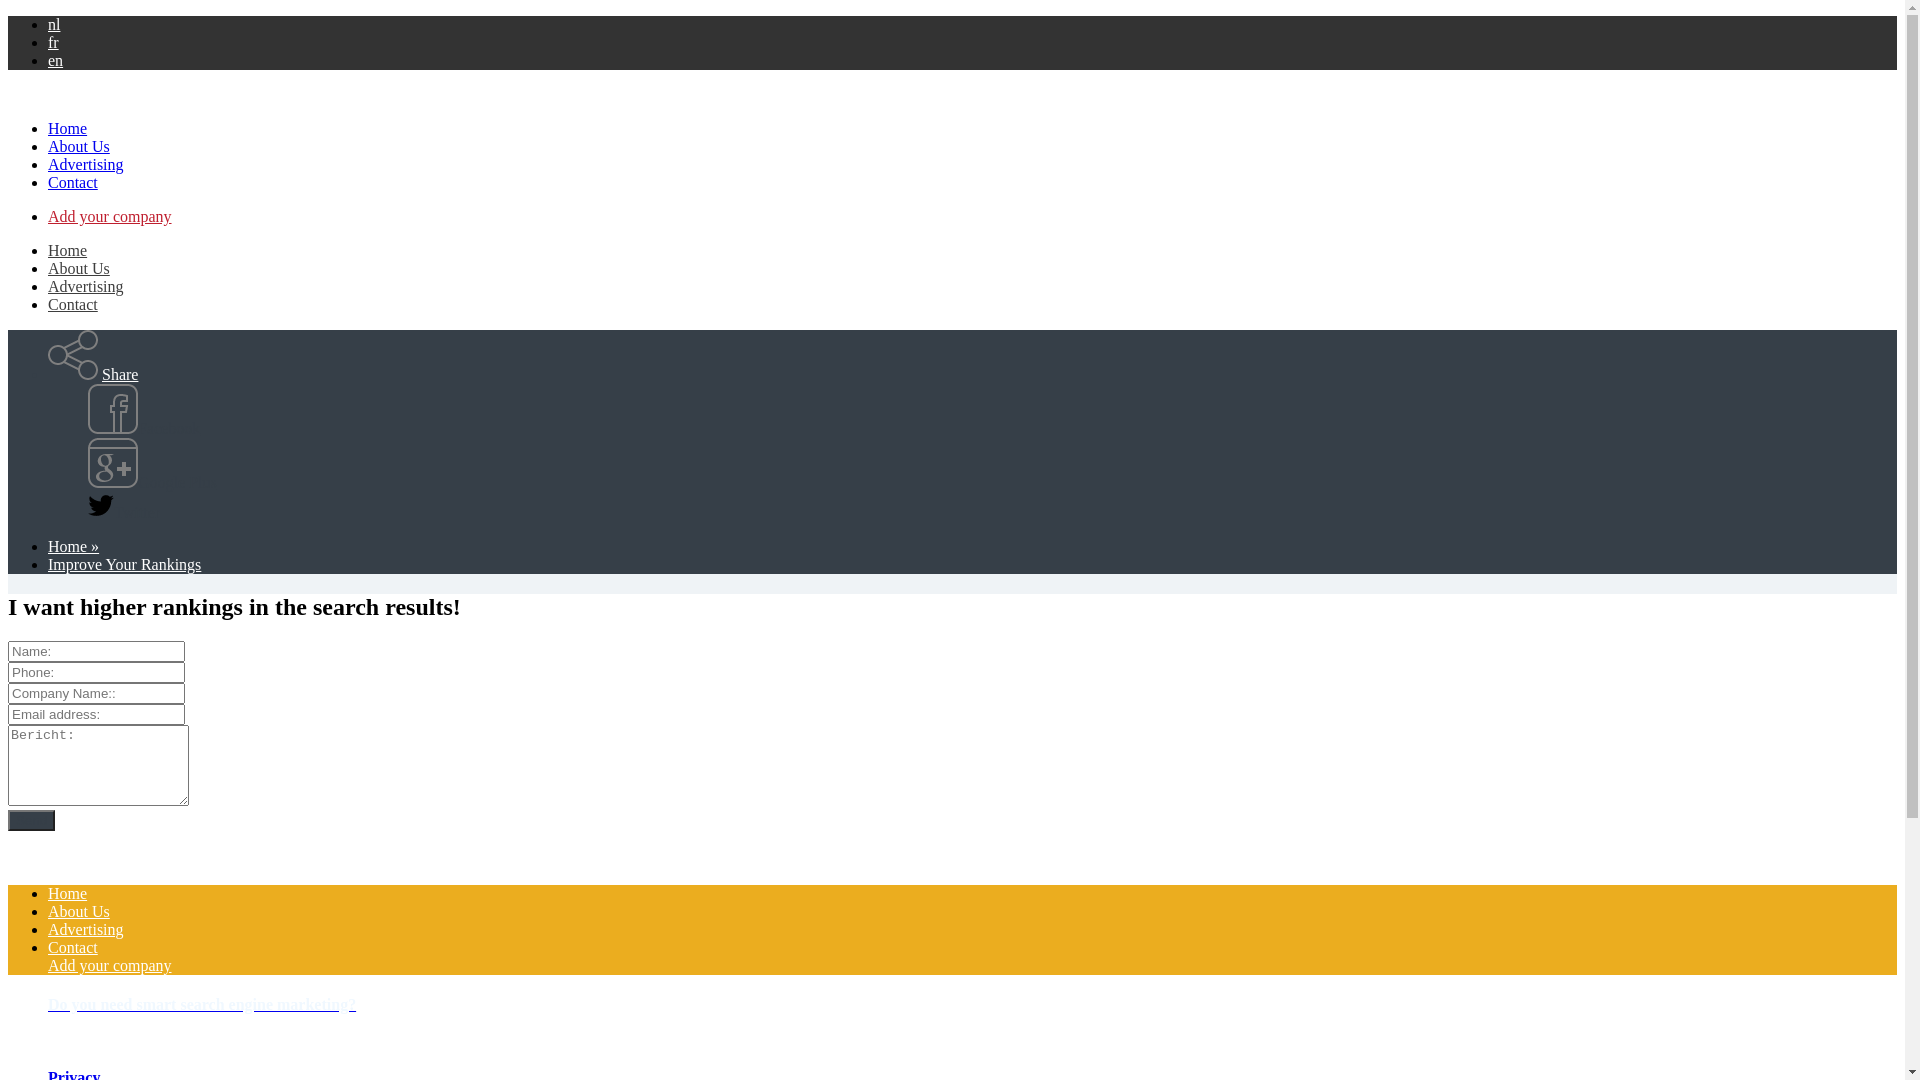 The height and width of the screenshot is (1080, 1920). What do you see at coordinates (85, 286) in the screenshot?
I see `'Advertising'` at bounding box center [85, 286].